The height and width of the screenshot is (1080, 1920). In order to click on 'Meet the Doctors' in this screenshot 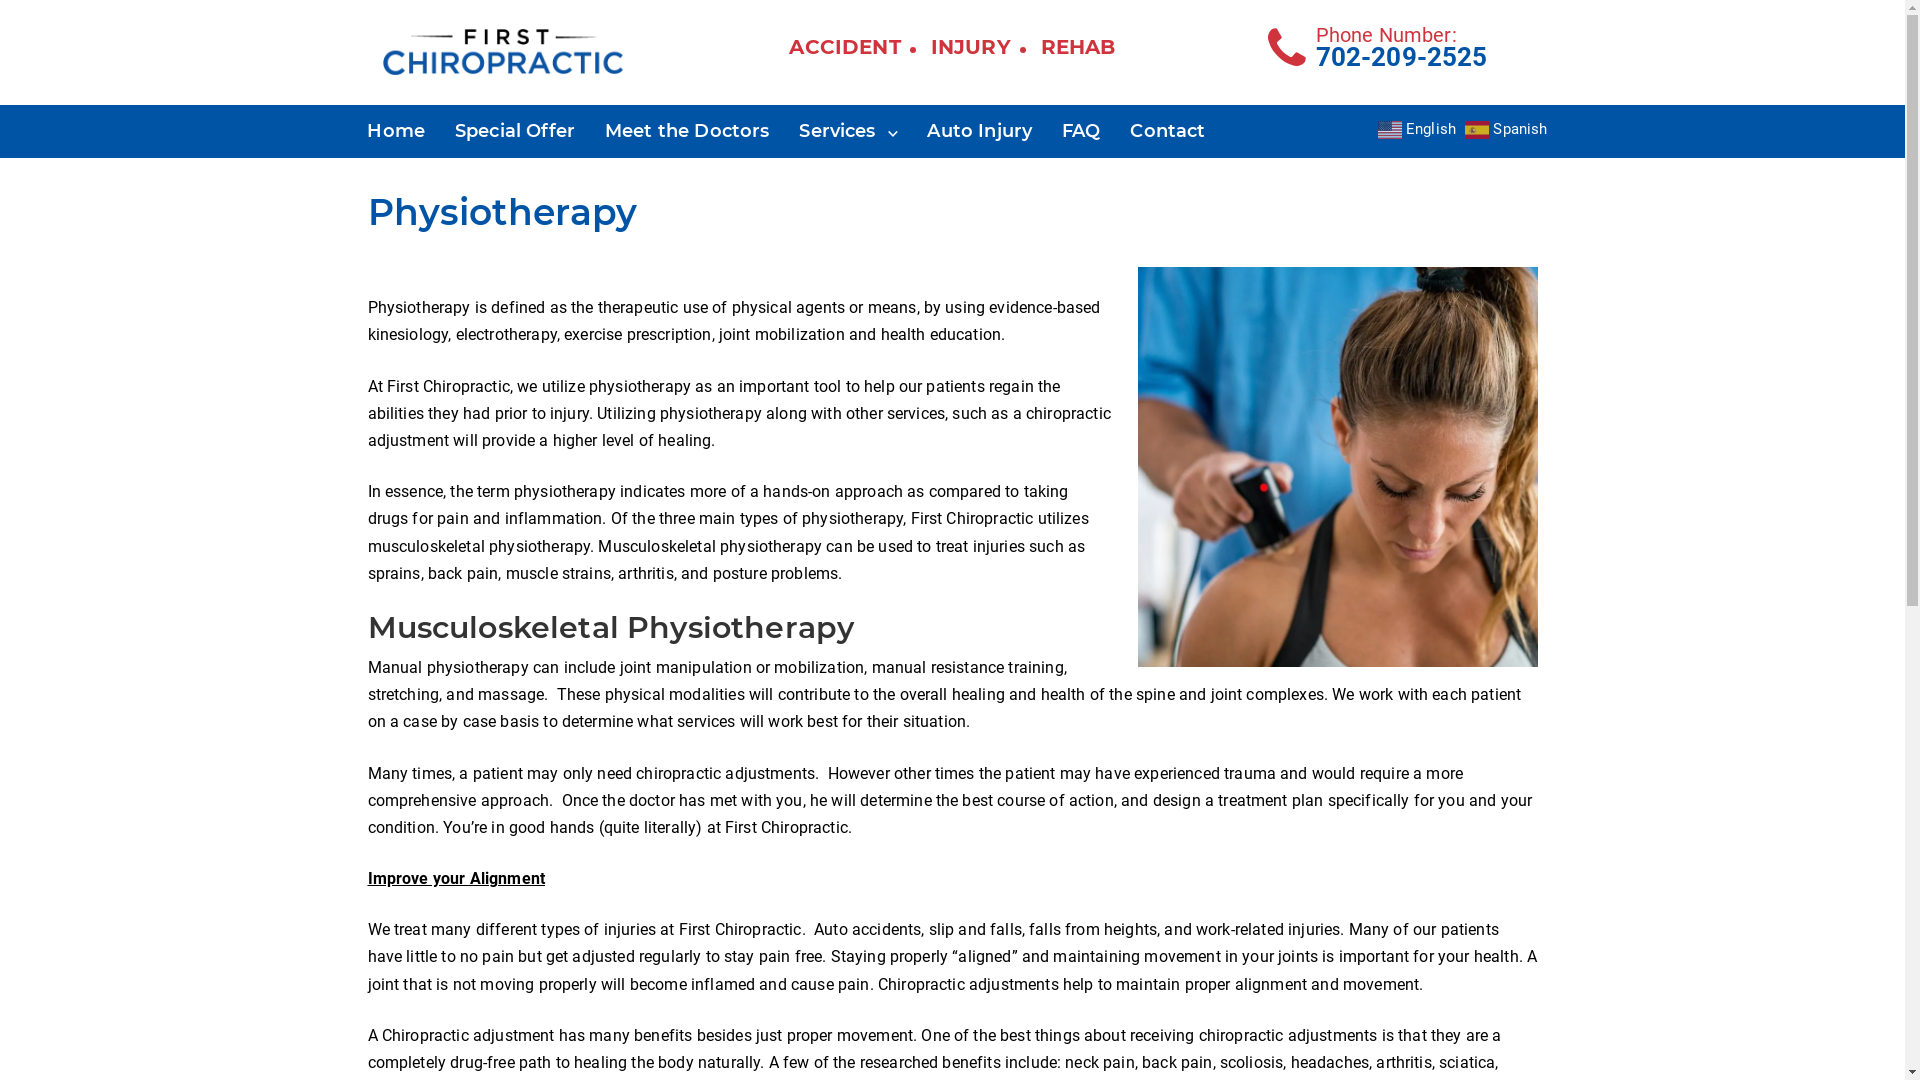, I will do `click(686, 131)`.